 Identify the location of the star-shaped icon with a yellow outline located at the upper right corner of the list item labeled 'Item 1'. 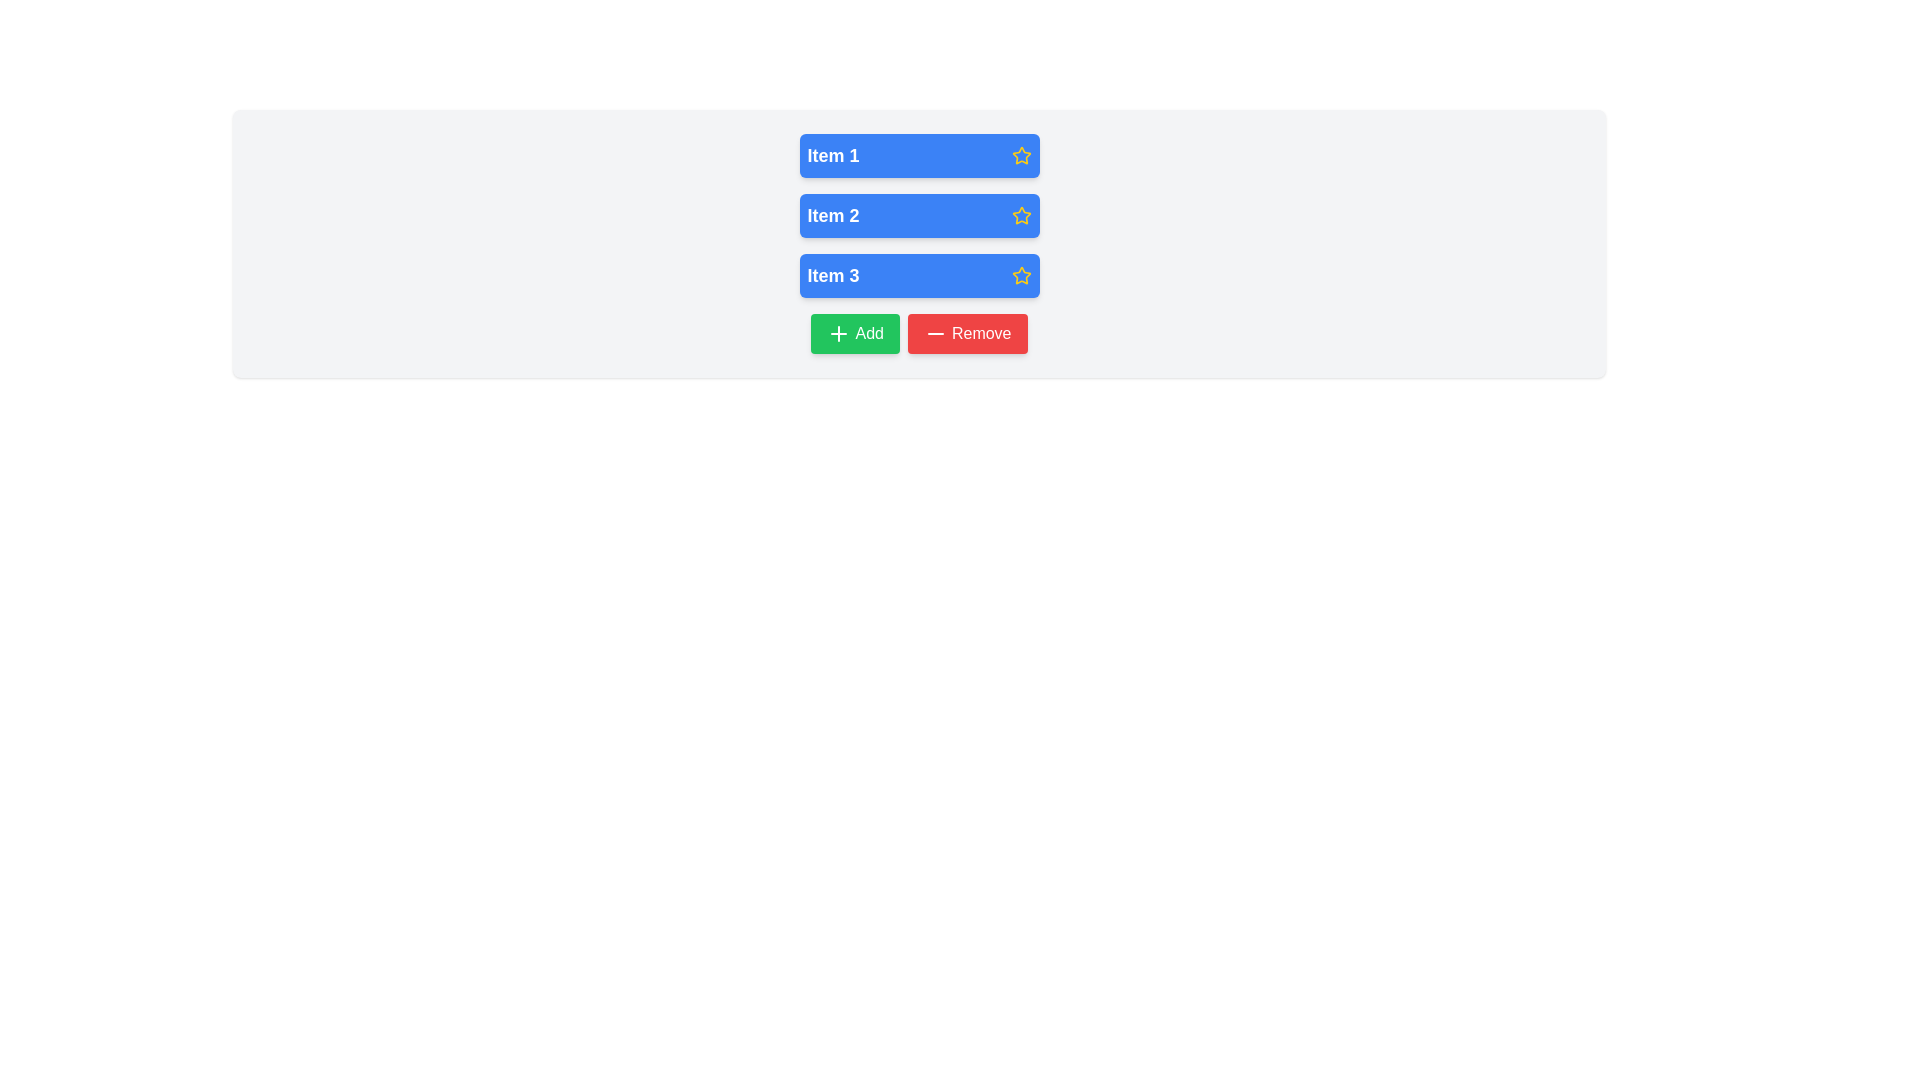
(1021, 154).